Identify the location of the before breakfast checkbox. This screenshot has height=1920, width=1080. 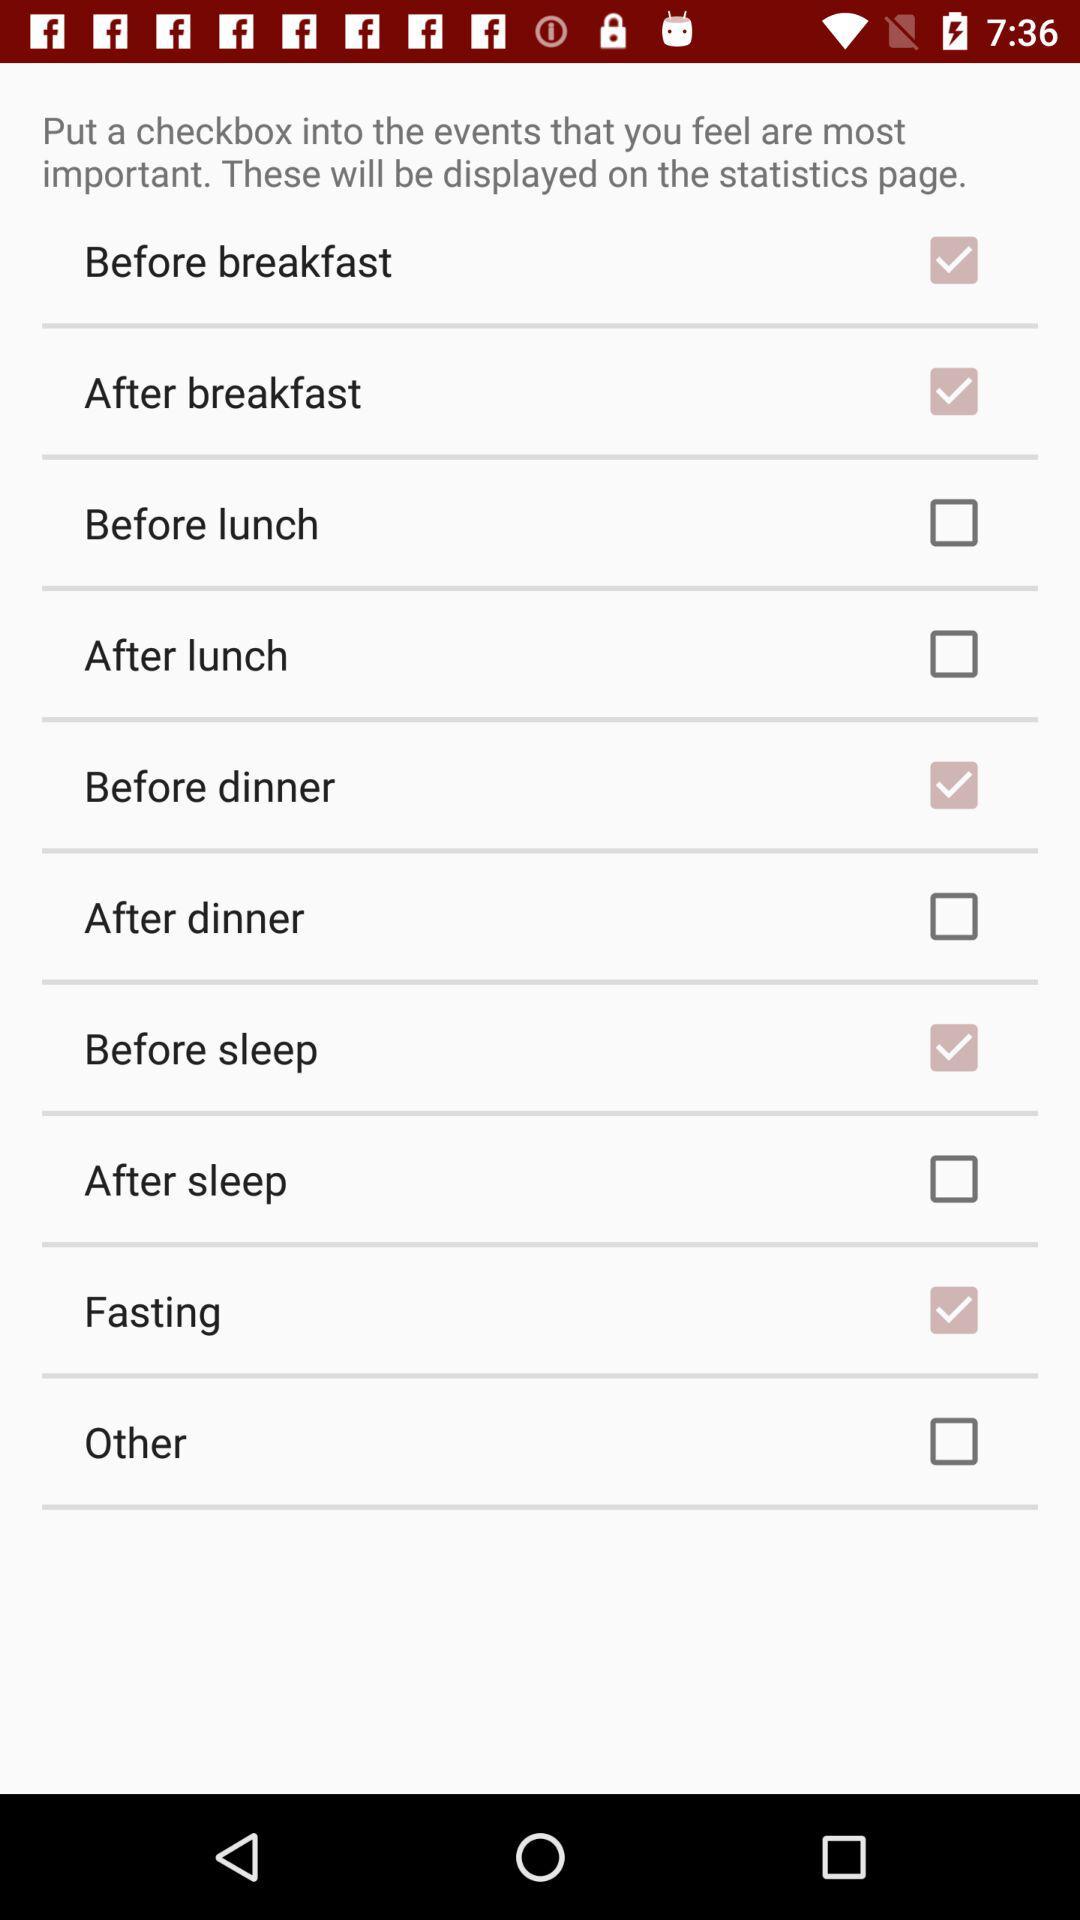
(540, 259).